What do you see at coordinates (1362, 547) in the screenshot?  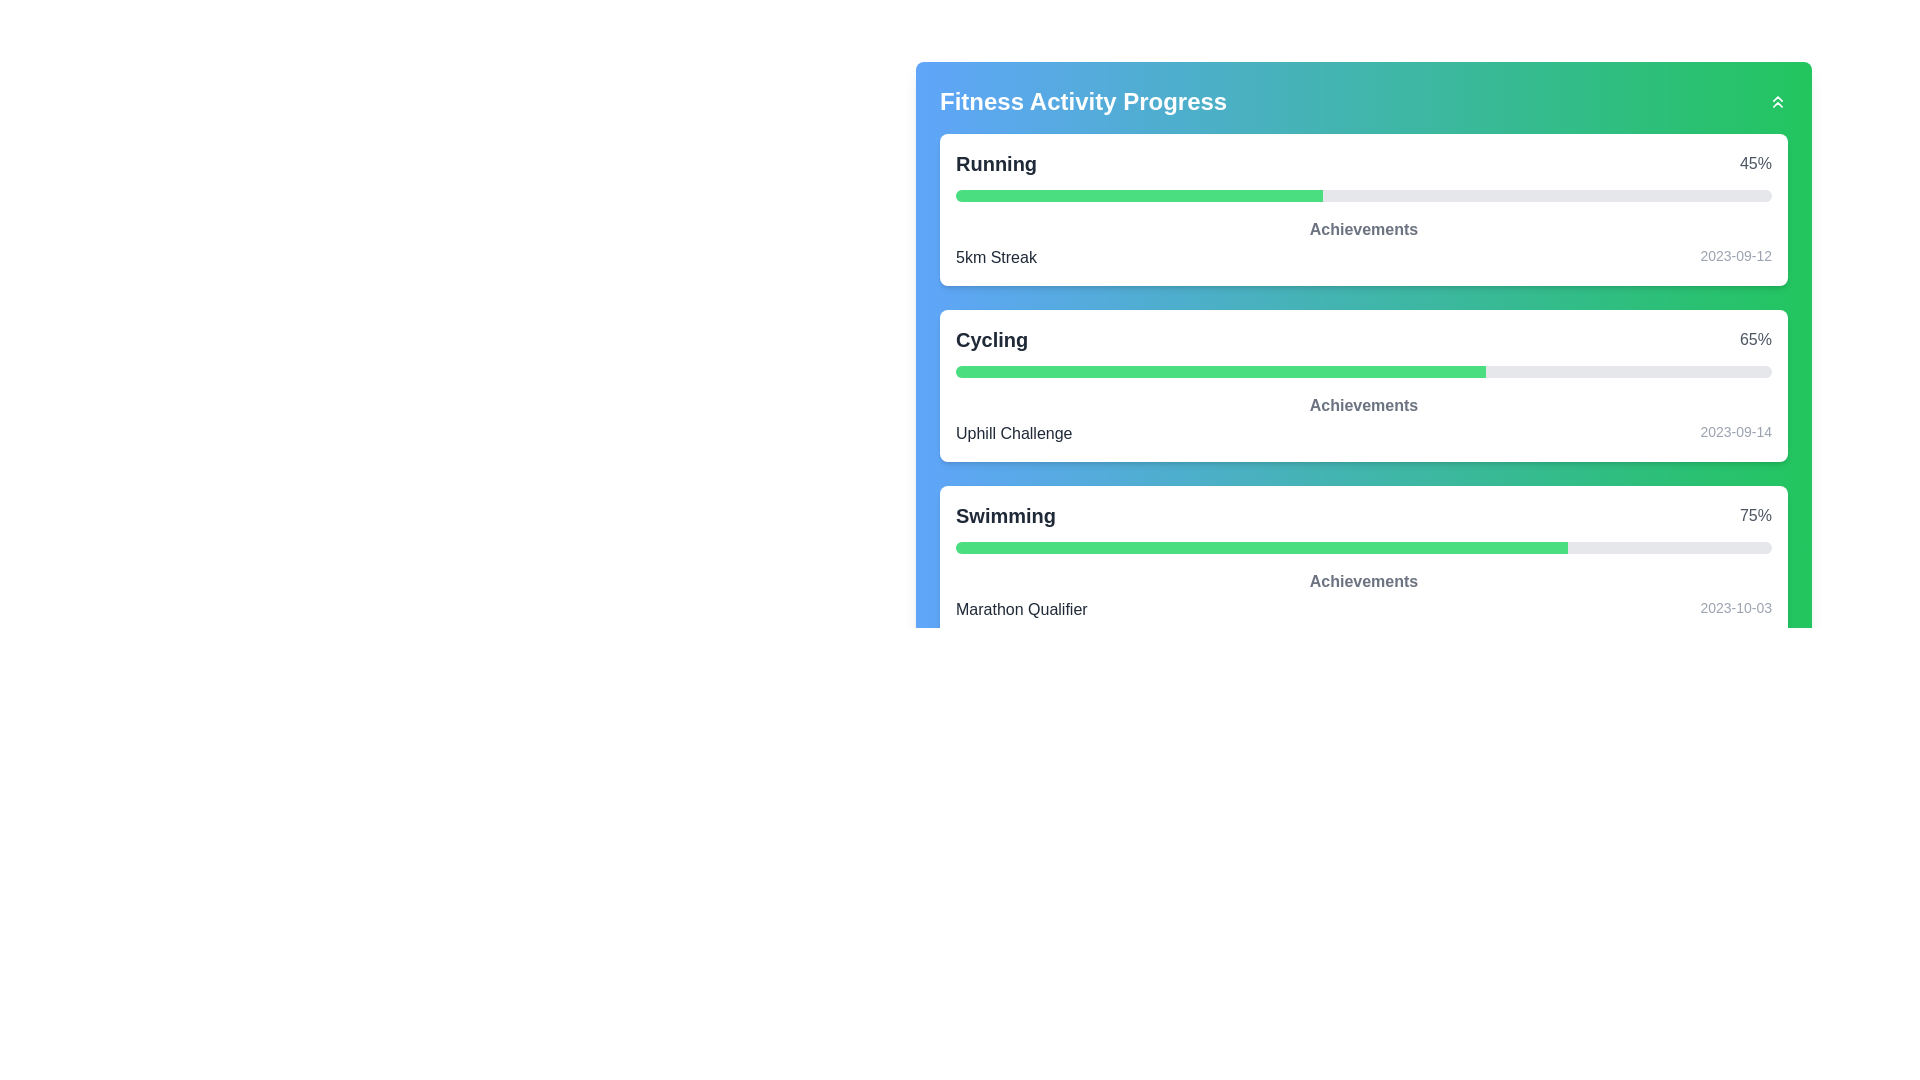 I see `the horizontal progress bar that is light gray with a green fill indicating 75% progress, located below the 'Swimming' label and above the 'Achievements' label` at bounding box center [1362, 547].